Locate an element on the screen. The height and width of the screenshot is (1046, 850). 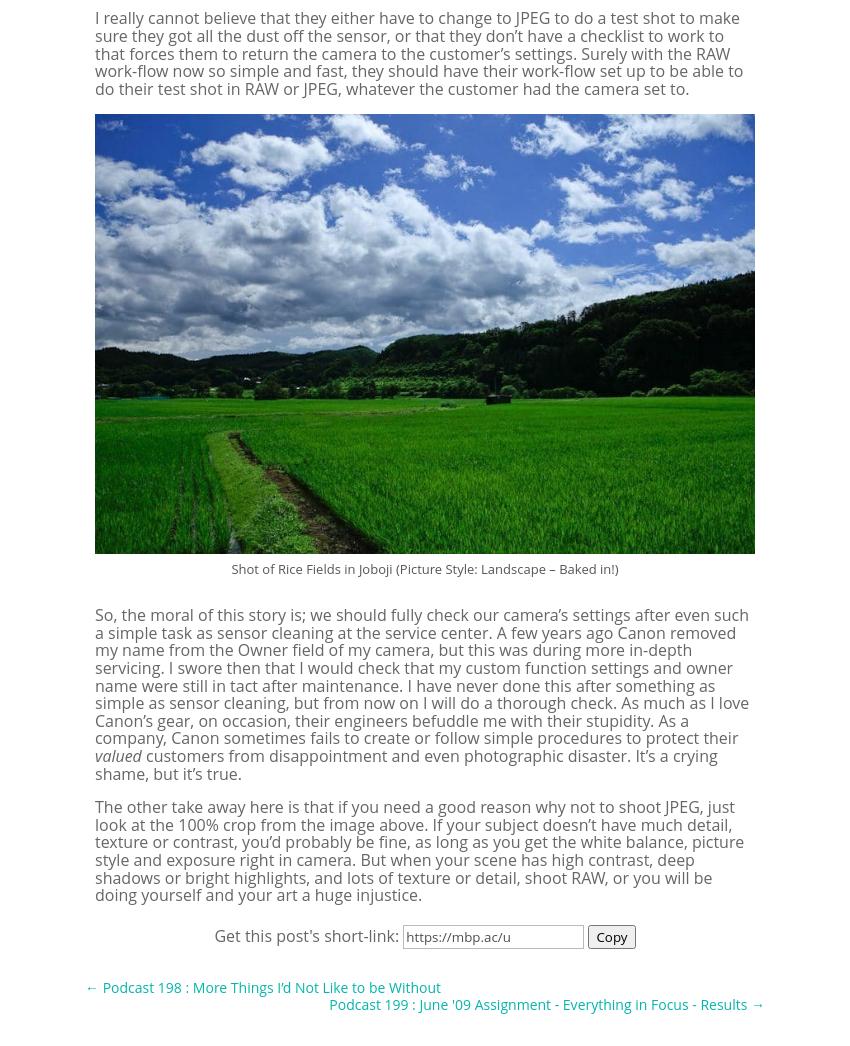
'valued' is located at coordinates (116, 754).